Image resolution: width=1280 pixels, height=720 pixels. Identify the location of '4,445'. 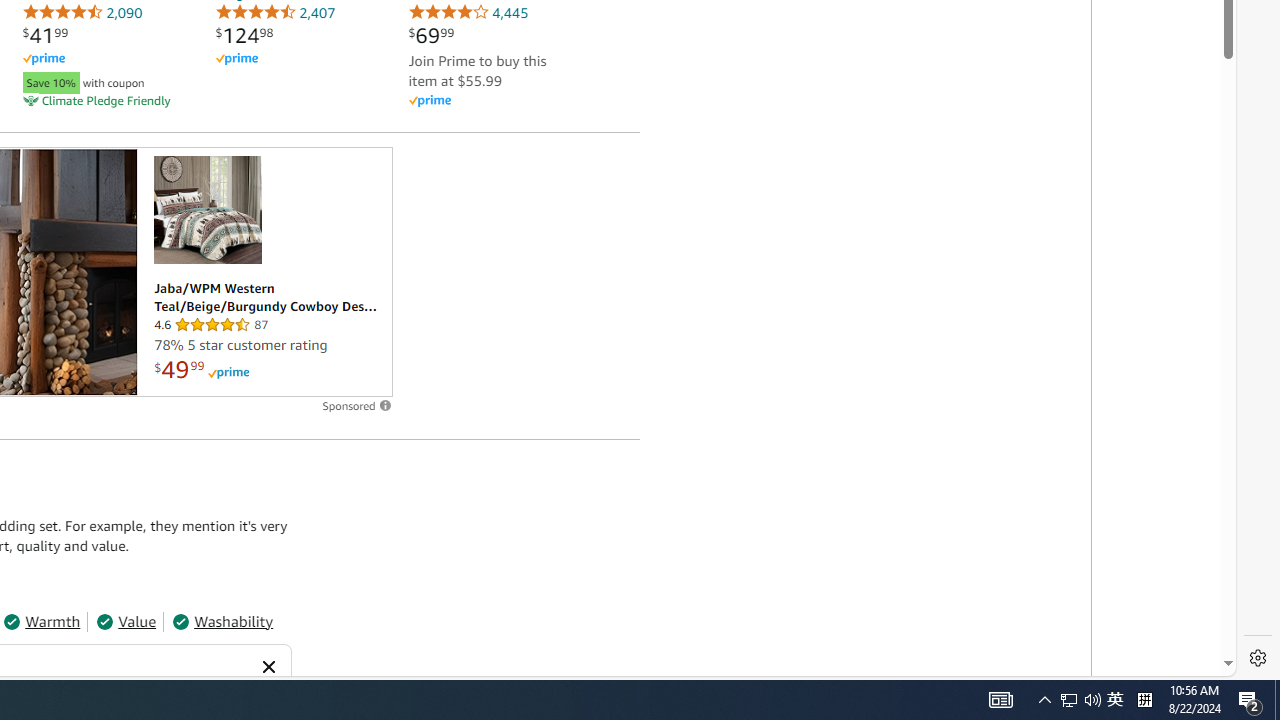
(467, 12).